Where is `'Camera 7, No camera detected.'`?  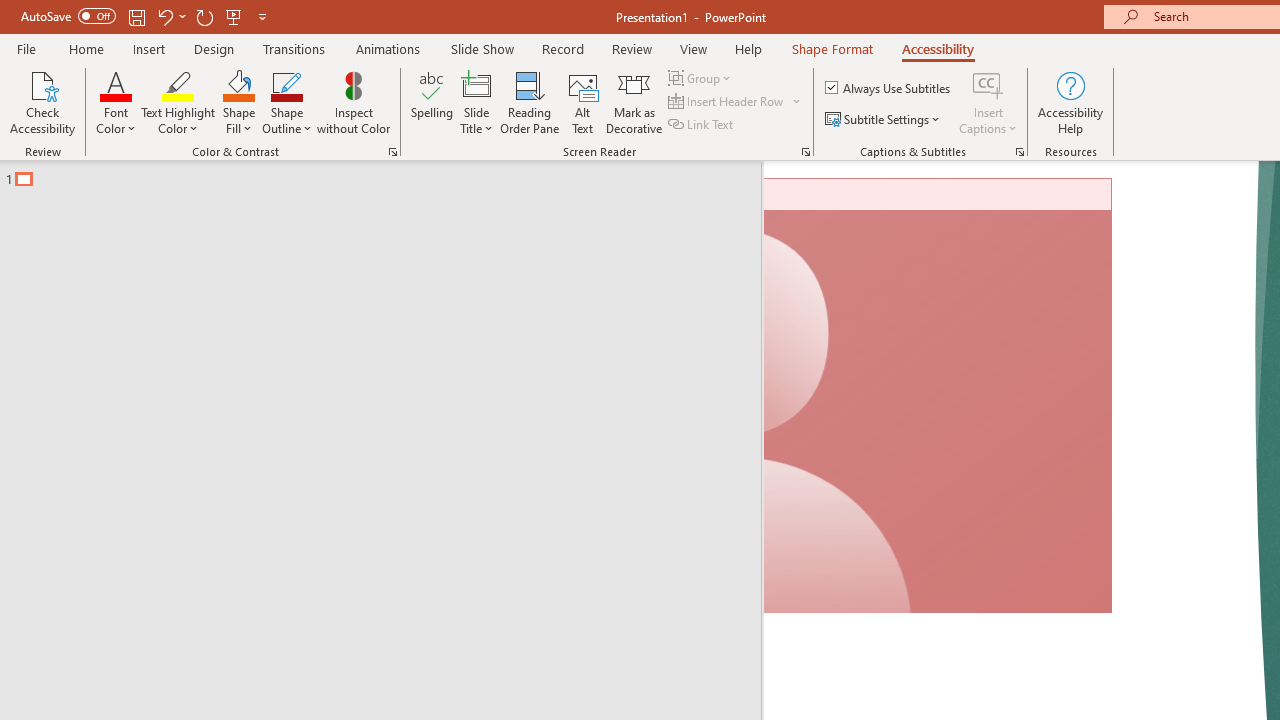 'Camera 7, No camera detected.' is located at coordinates (937, 396).